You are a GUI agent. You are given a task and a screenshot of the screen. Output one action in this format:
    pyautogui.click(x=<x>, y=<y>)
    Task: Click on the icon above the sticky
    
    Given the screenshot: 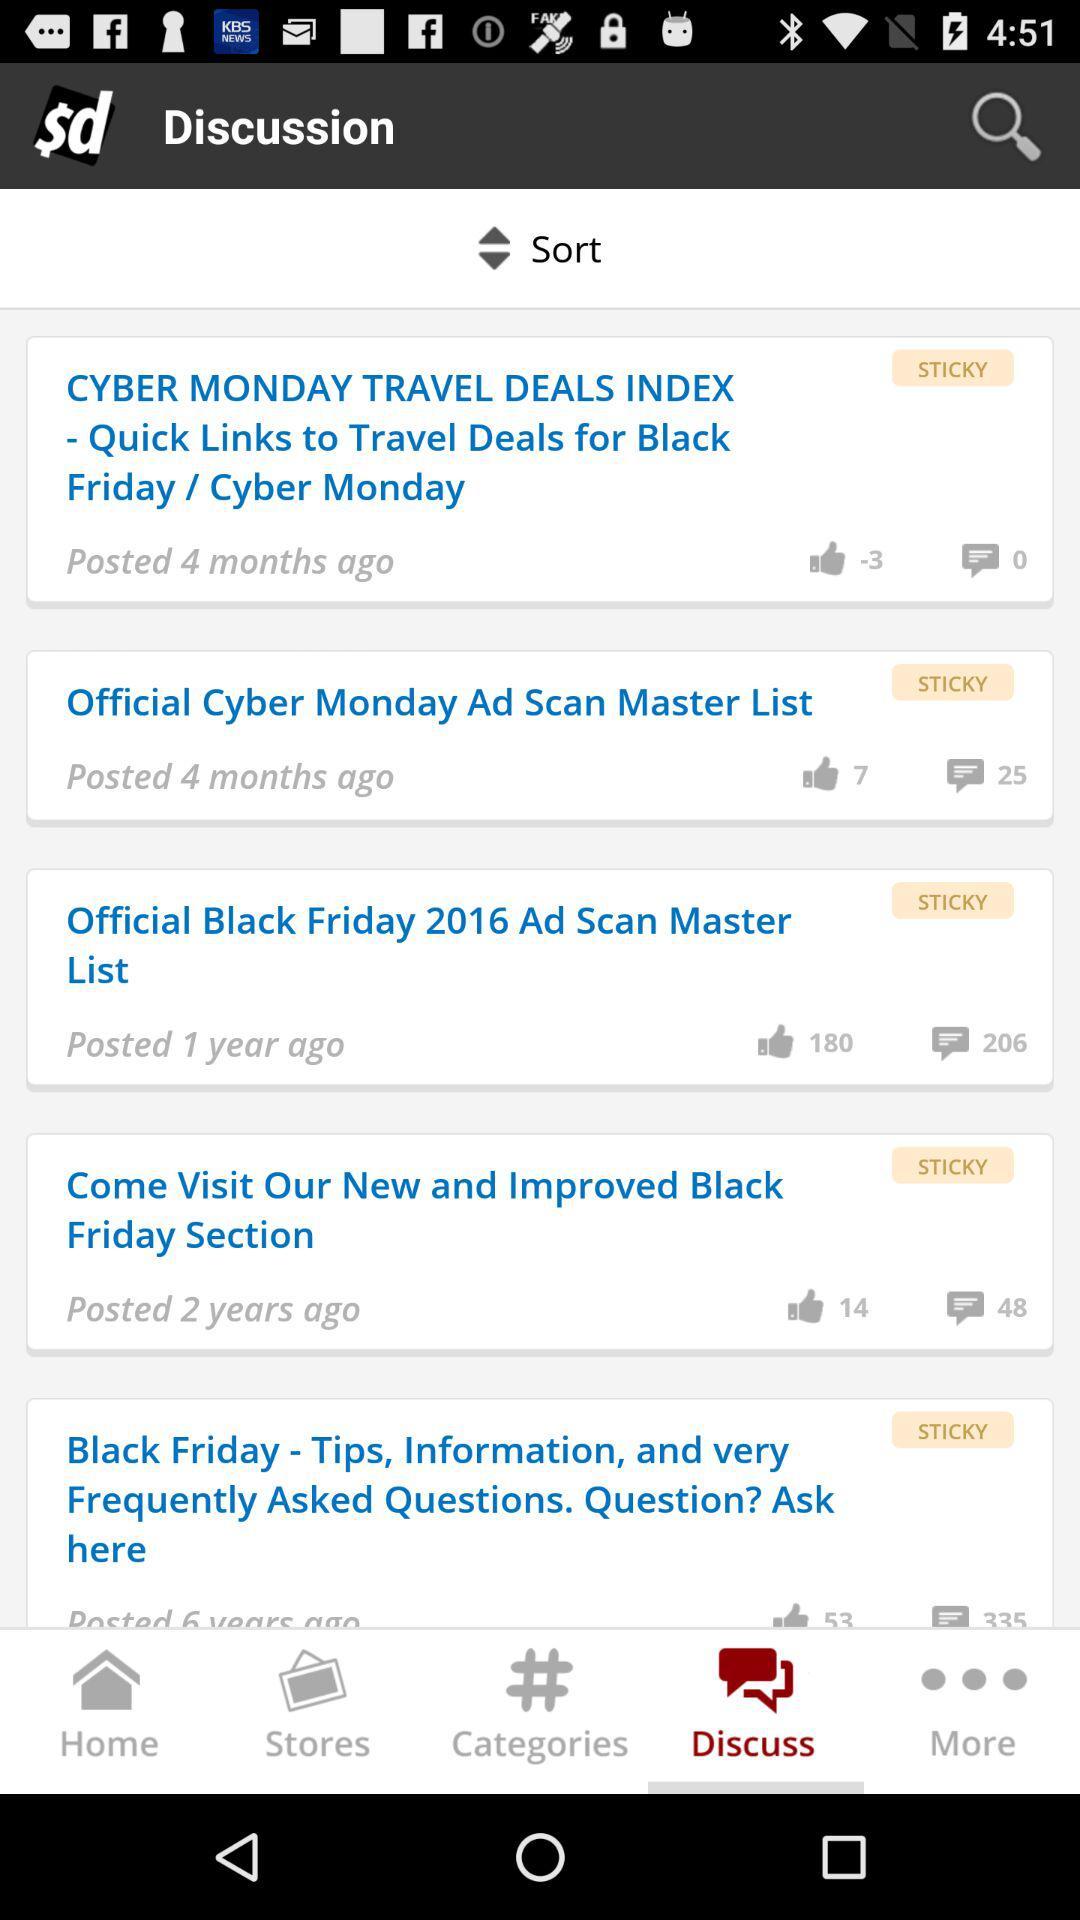 What is the action you would take?
    pyautogui.click(x=1012, y=774)
    